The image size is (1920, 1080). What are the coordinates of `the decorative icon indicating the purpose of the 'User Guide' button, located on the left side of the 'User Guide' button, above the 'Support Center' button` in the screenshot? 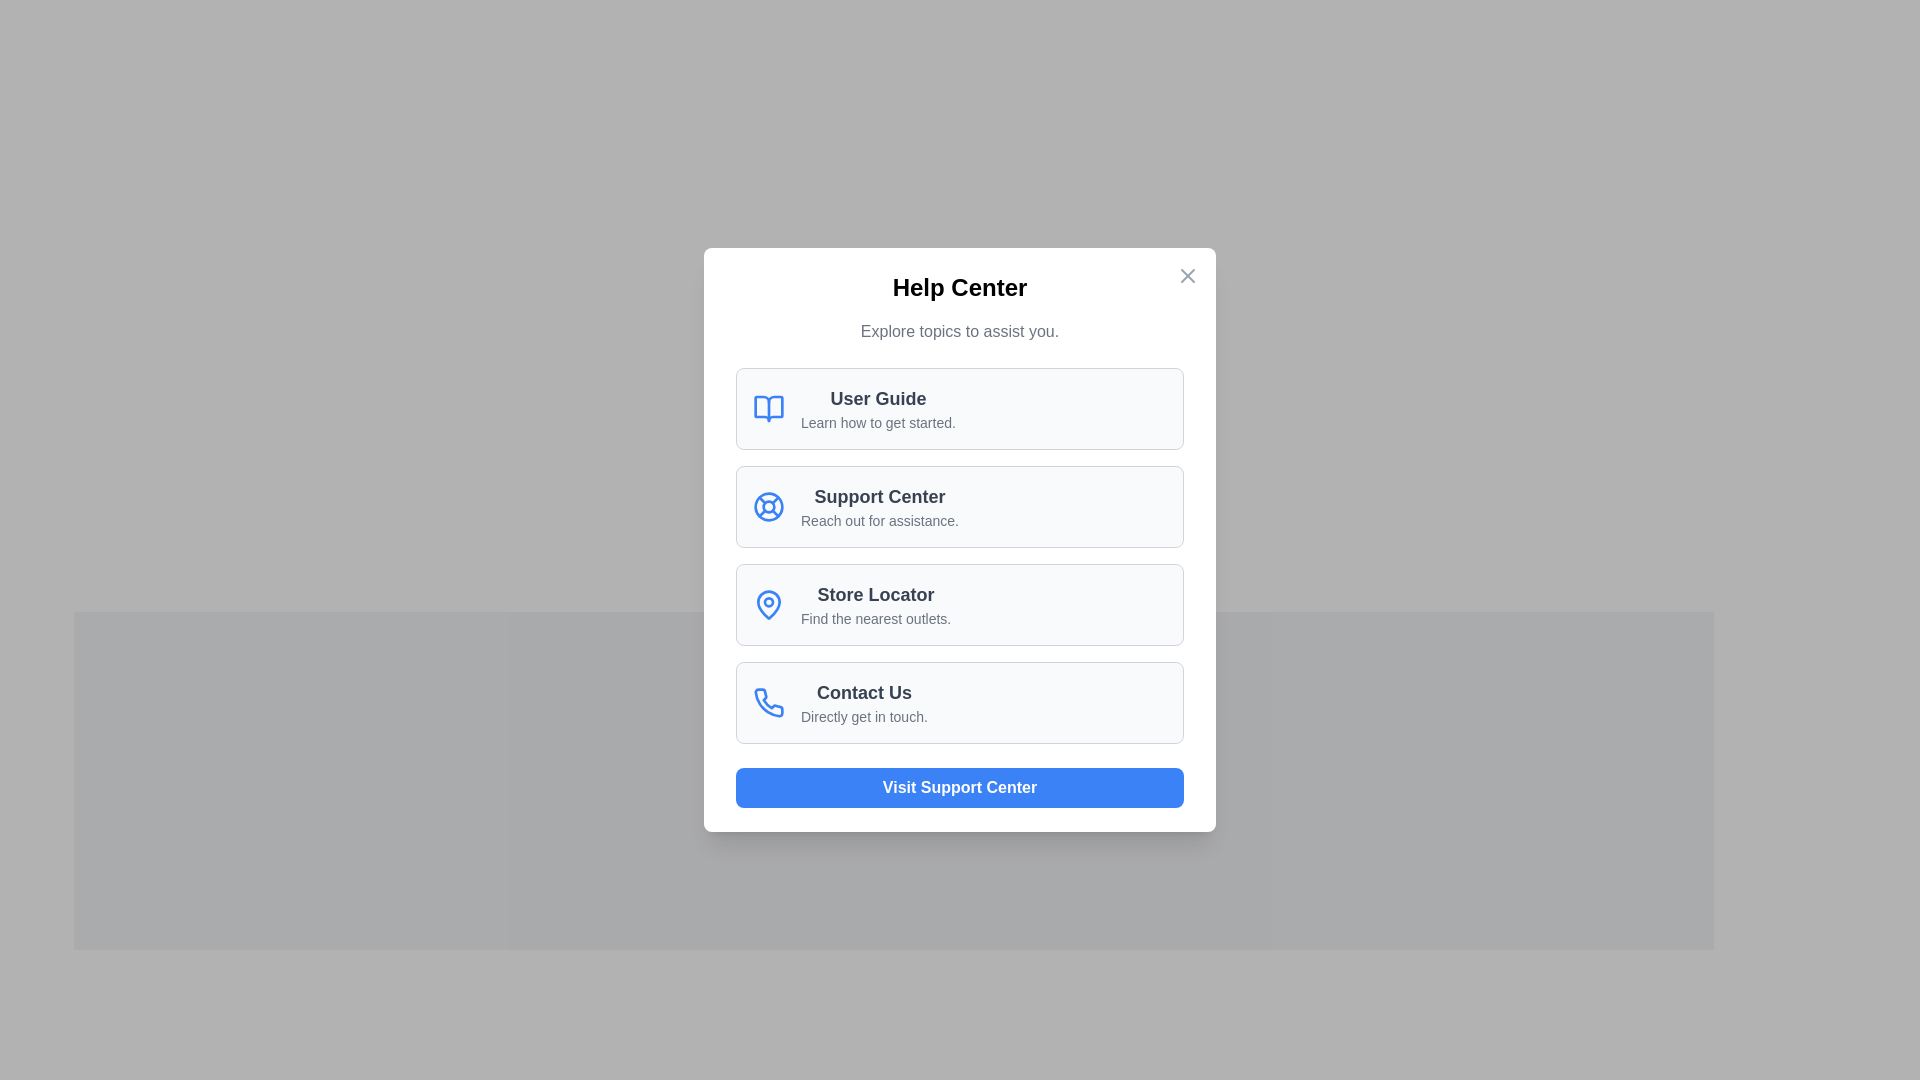 It's located at (767, 407).